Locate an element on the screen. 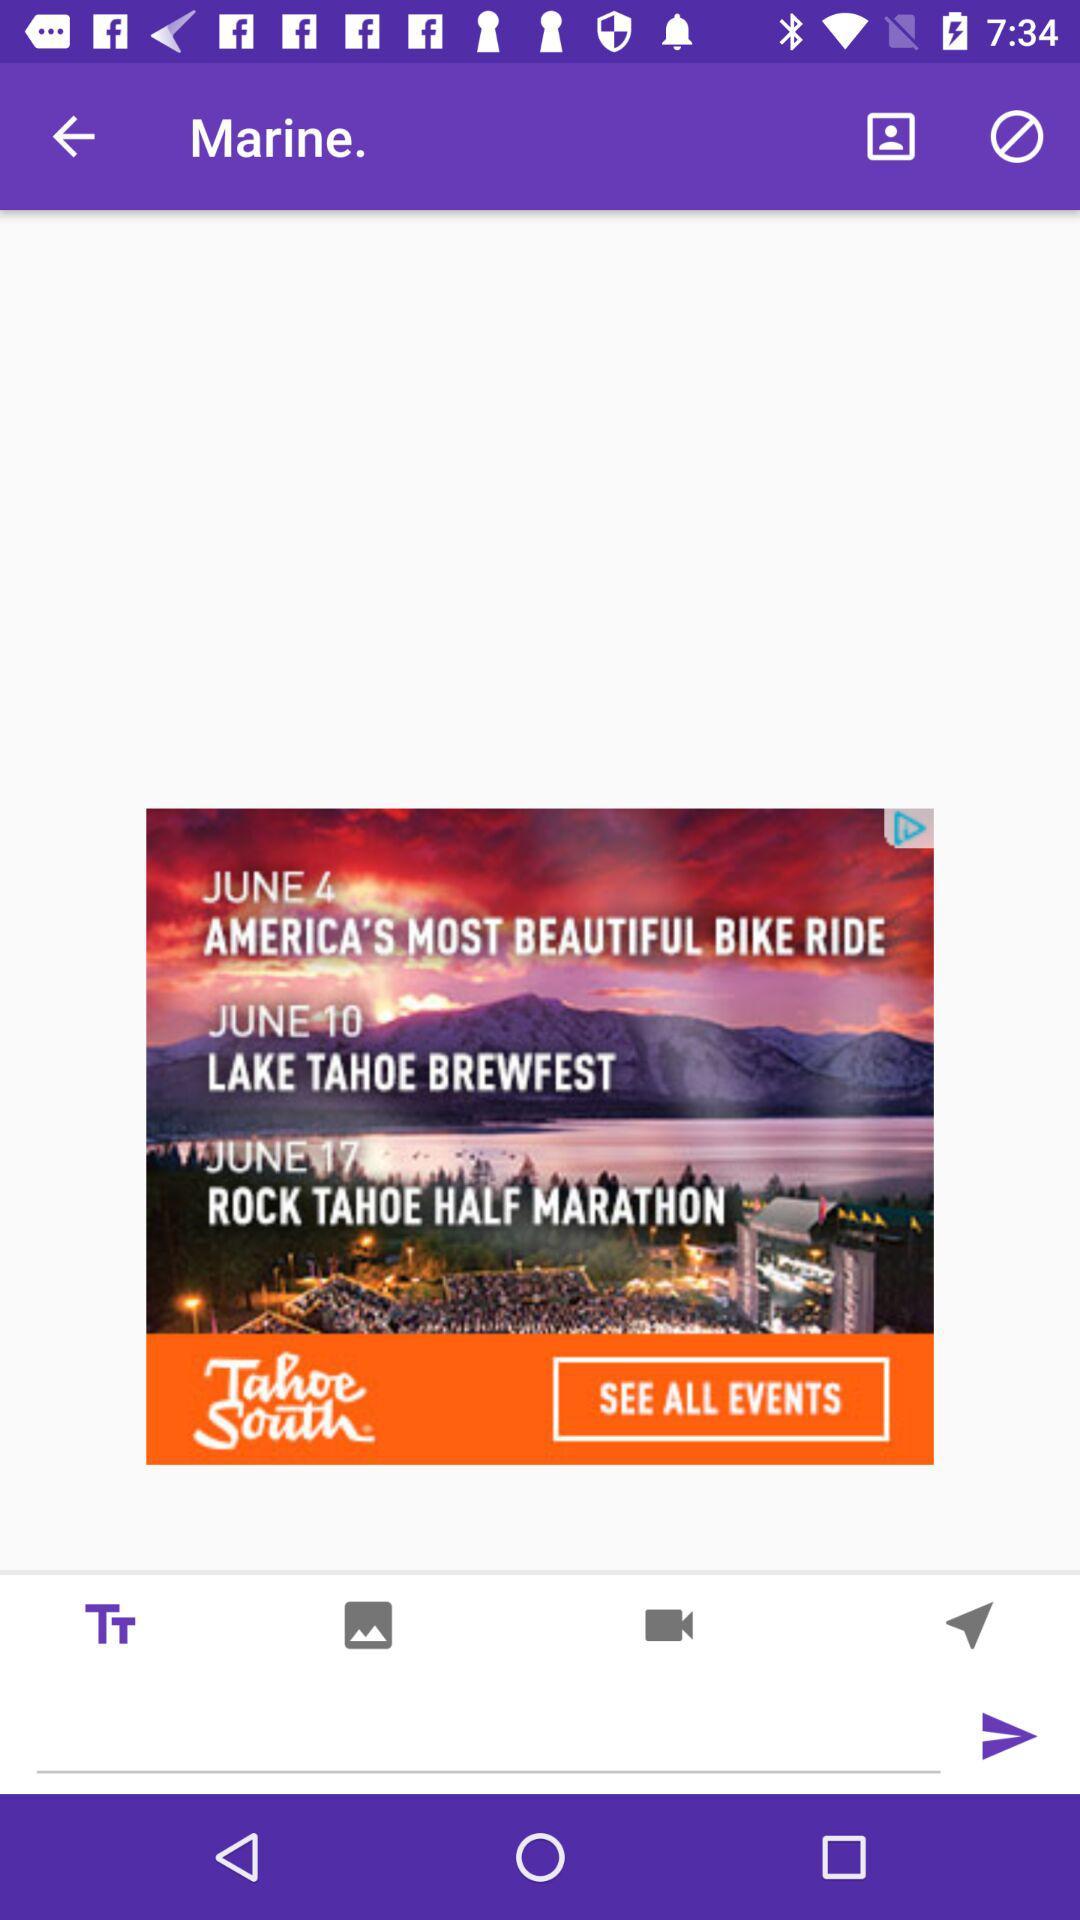 The height and width of the screenshot is (1920, 1080). go back is located at coordinates (968, 1625).